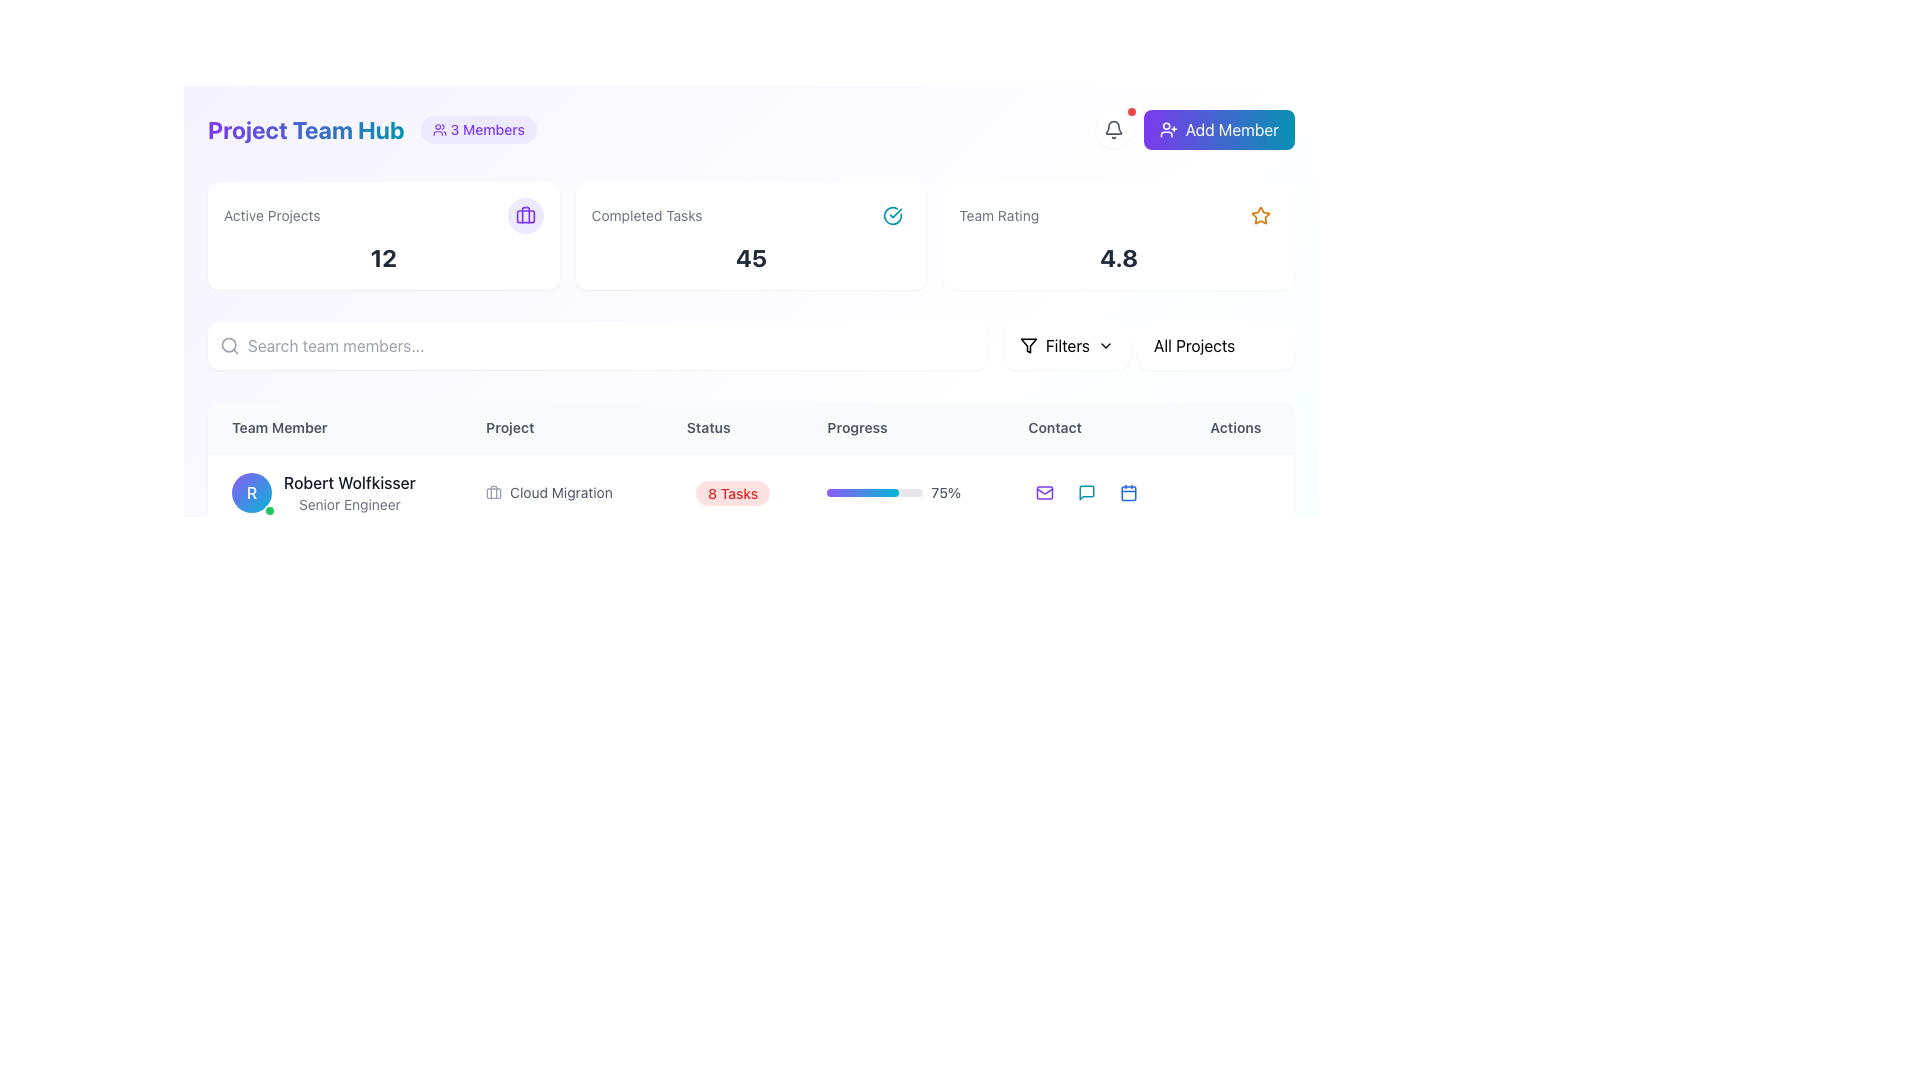 This screenshot has height=1080, width=1920. I want to click on the horizontal progress bar filled to 90% with a gradient from violet to cyan, located in the 'Progress' column of a project management interface, so click(875, 644).